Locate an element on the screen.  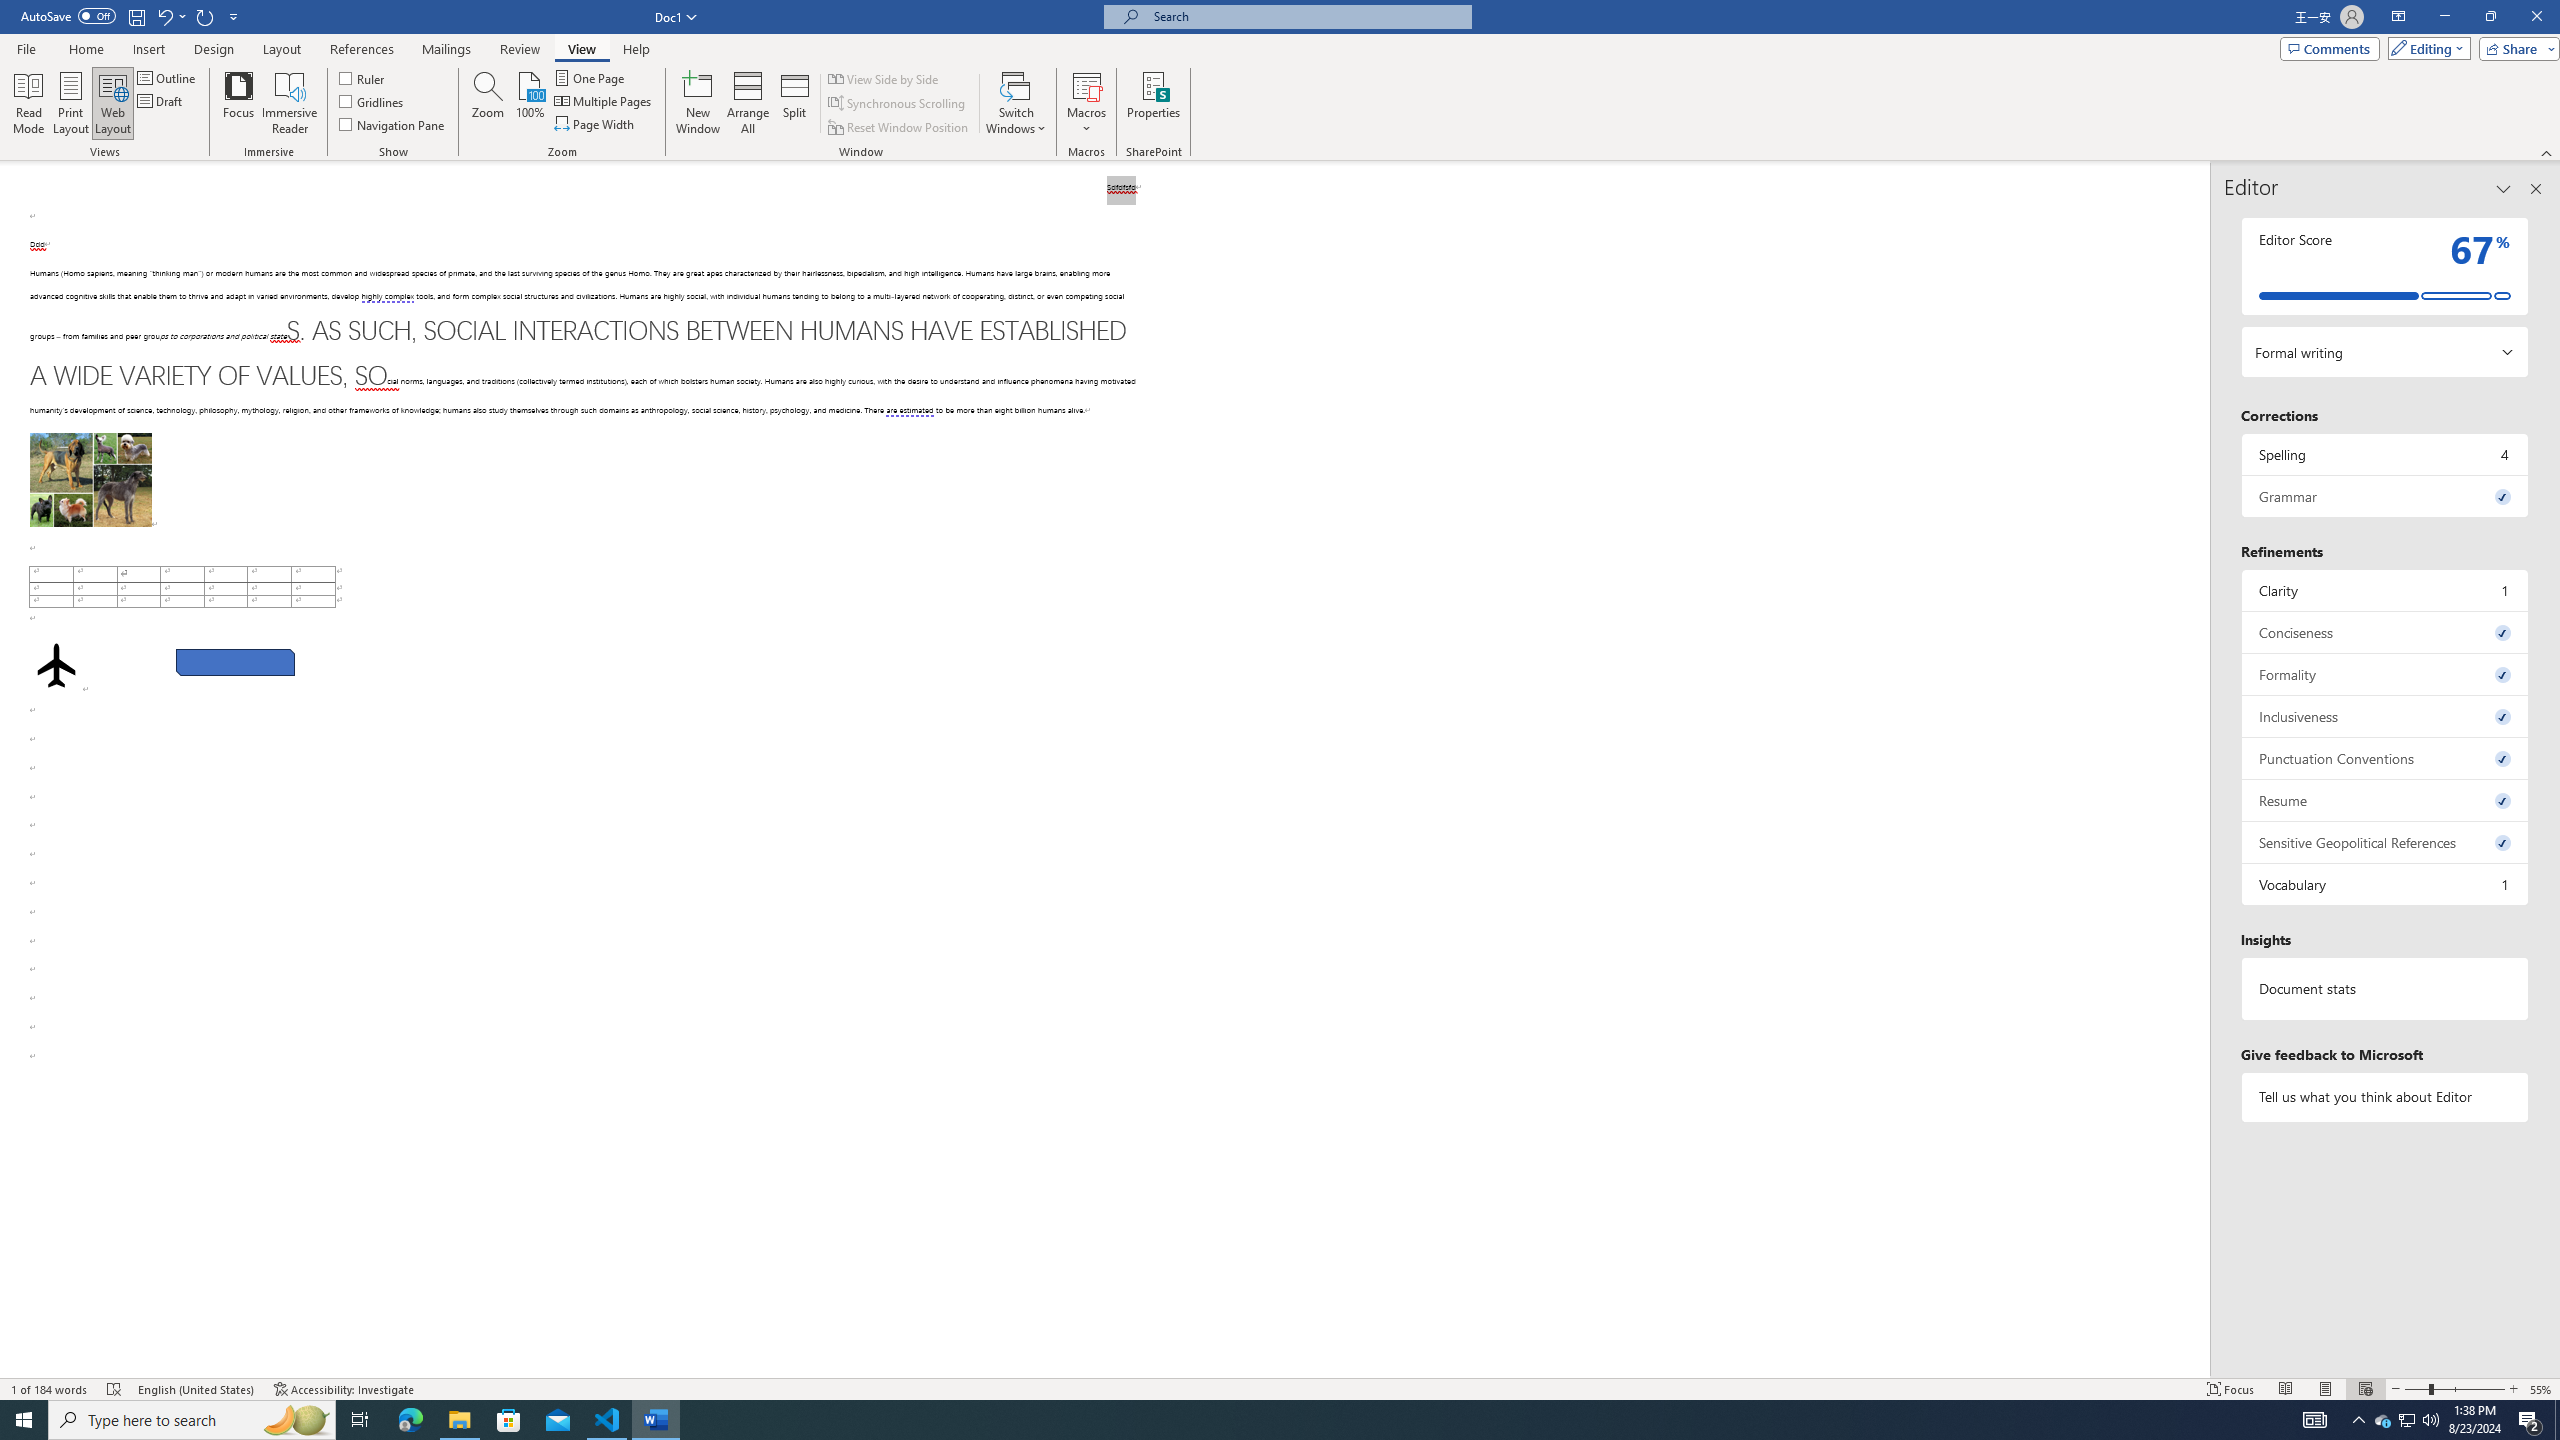
'100%' is located at coordinates (529, 103).